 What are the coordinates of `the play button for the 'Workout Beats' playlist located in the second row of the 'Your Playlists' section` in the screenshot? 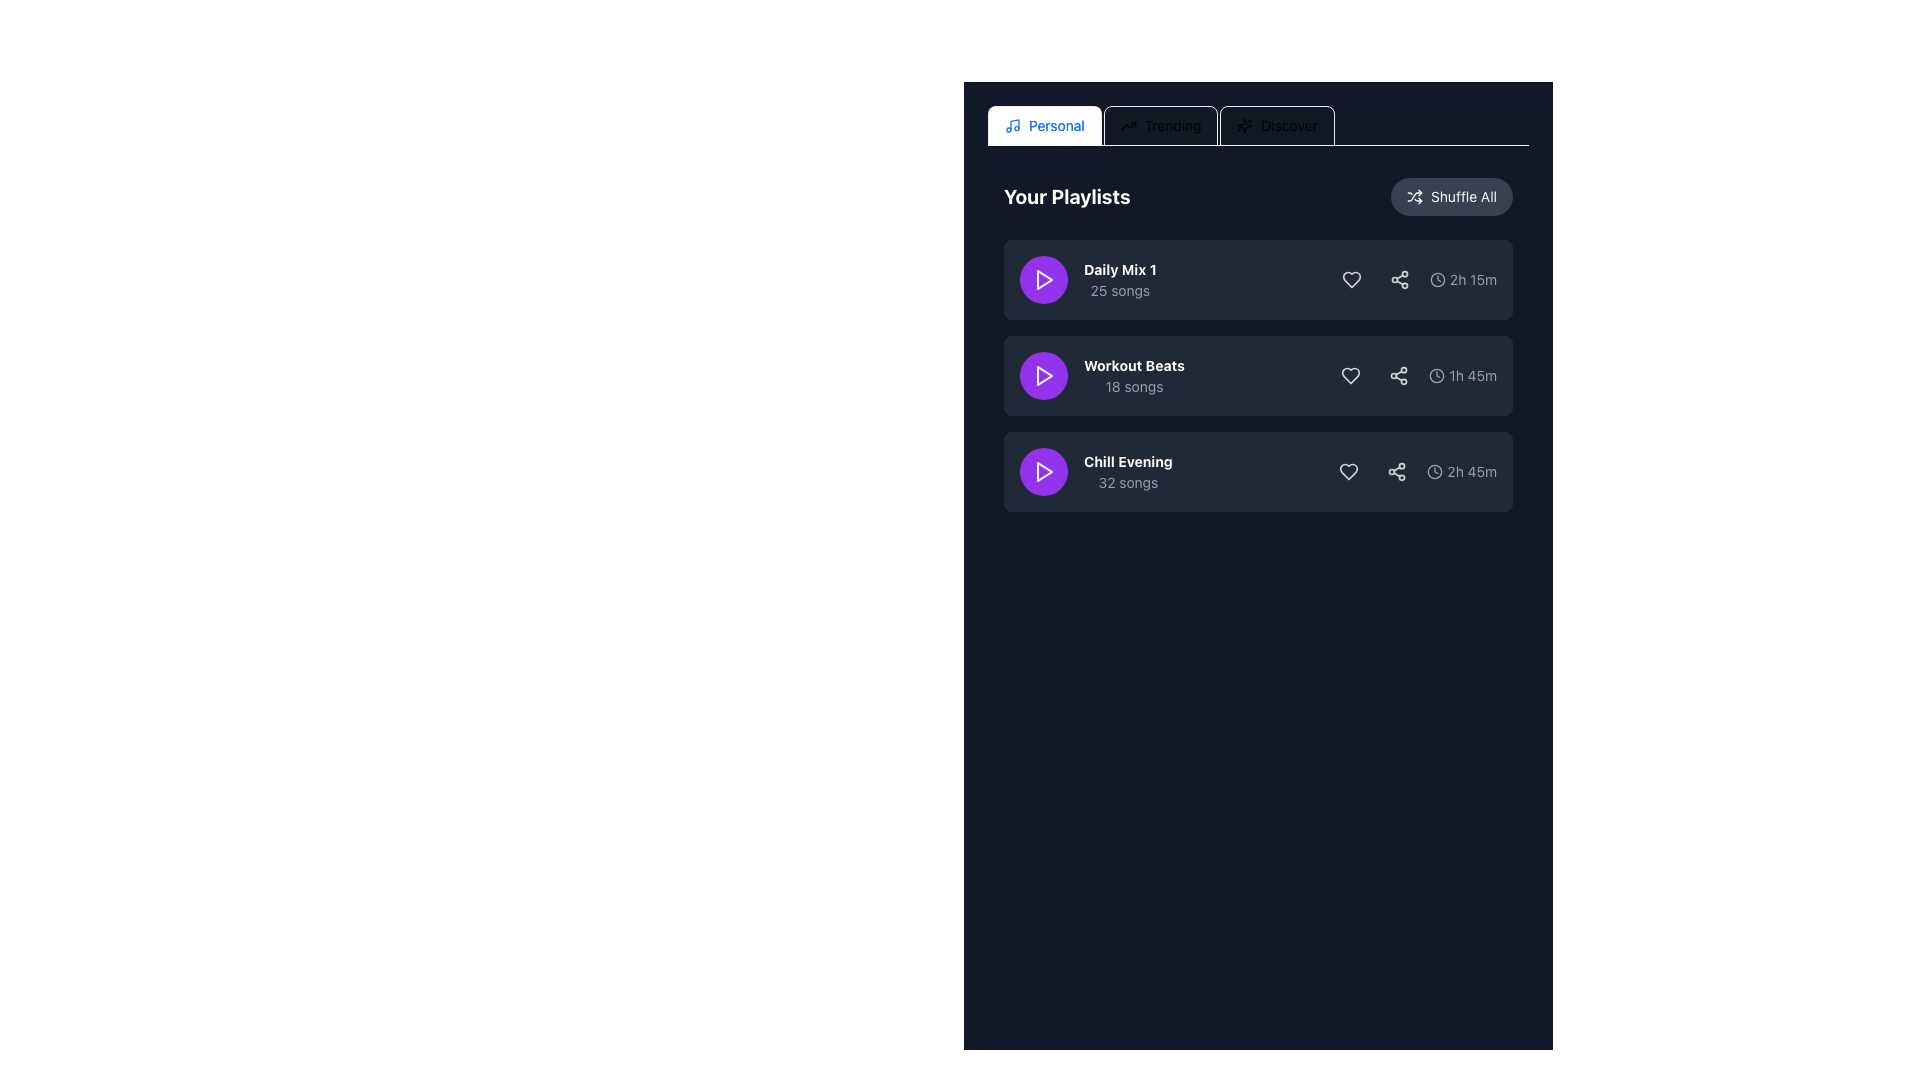 It's located at (1042, 375).